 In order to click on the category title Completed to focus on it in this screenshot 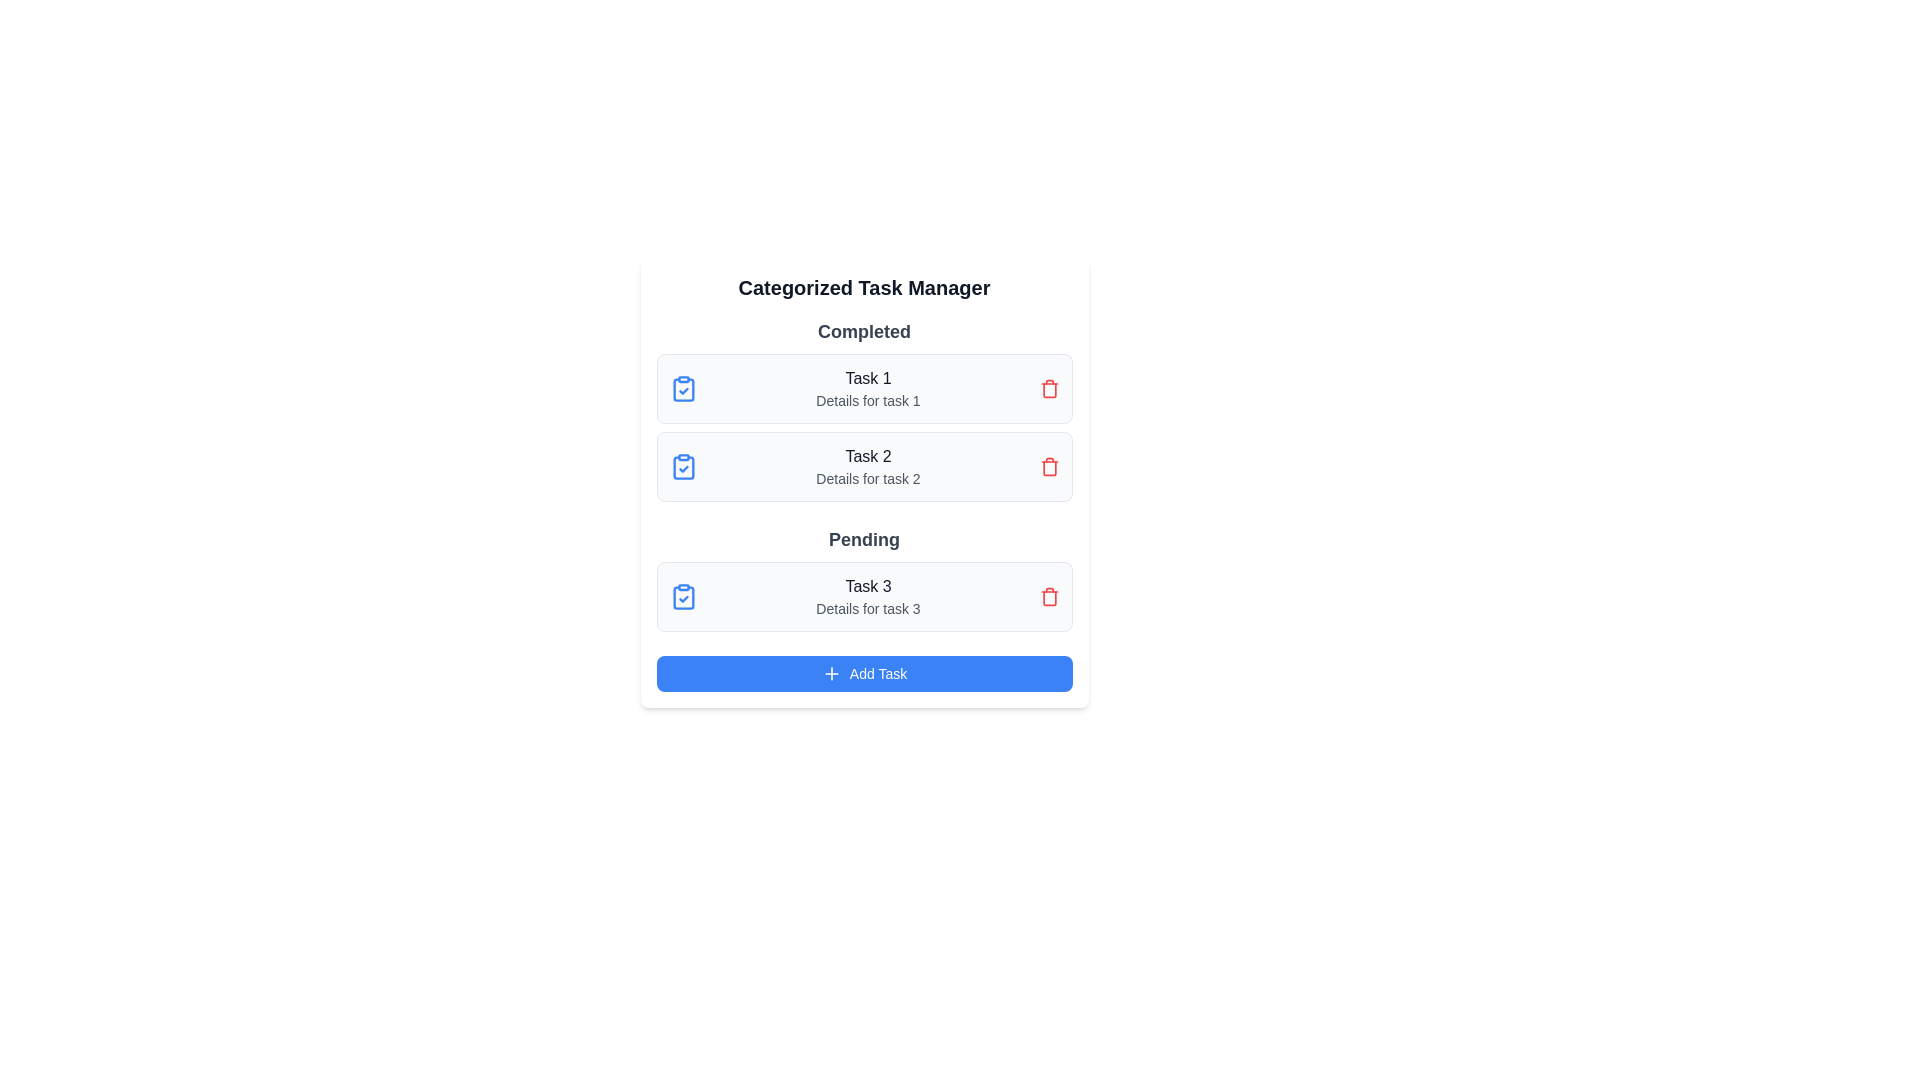, I will do `click(864, 330)`.